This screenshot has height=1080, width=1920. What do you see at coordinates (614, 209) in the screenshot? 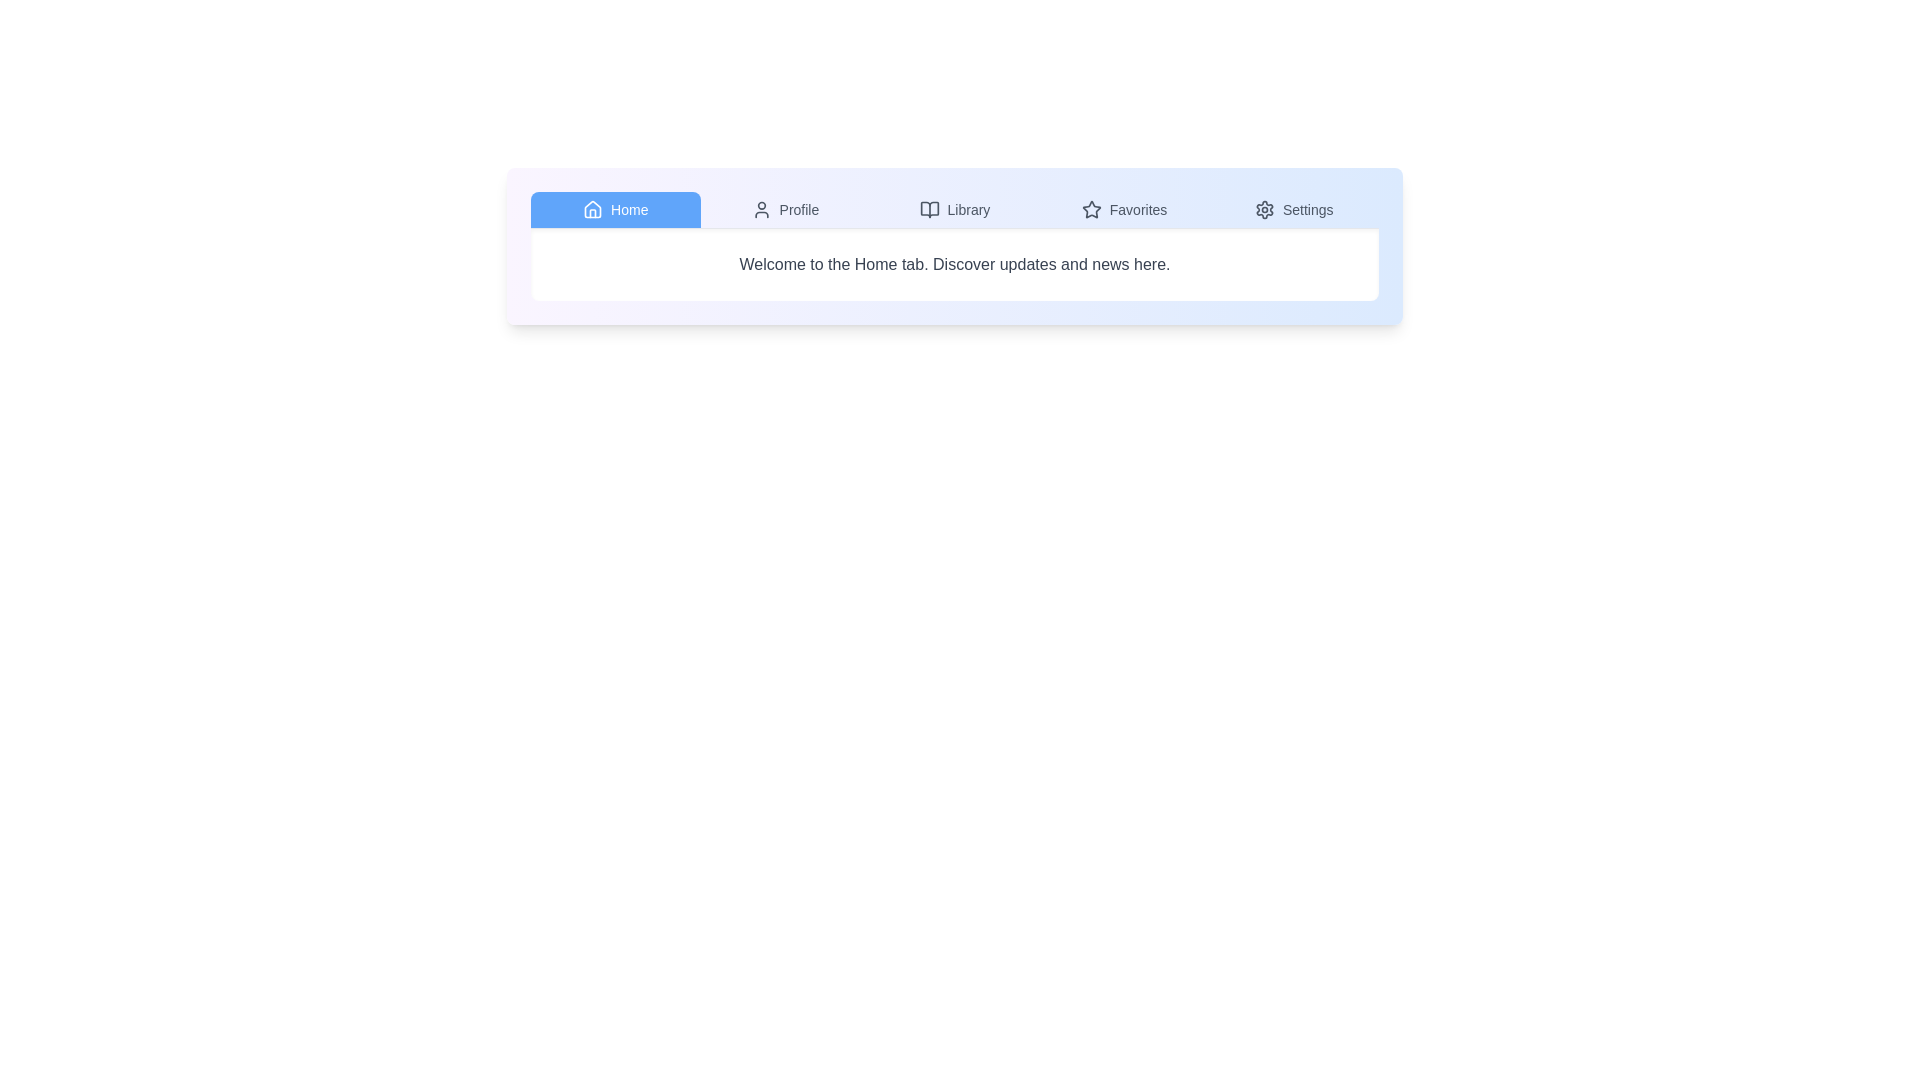
I see `the 'Home' button, which is a rectangular button with a blue background and white text, located at the far left of the navigation bar` at bounding box center [614, 209].